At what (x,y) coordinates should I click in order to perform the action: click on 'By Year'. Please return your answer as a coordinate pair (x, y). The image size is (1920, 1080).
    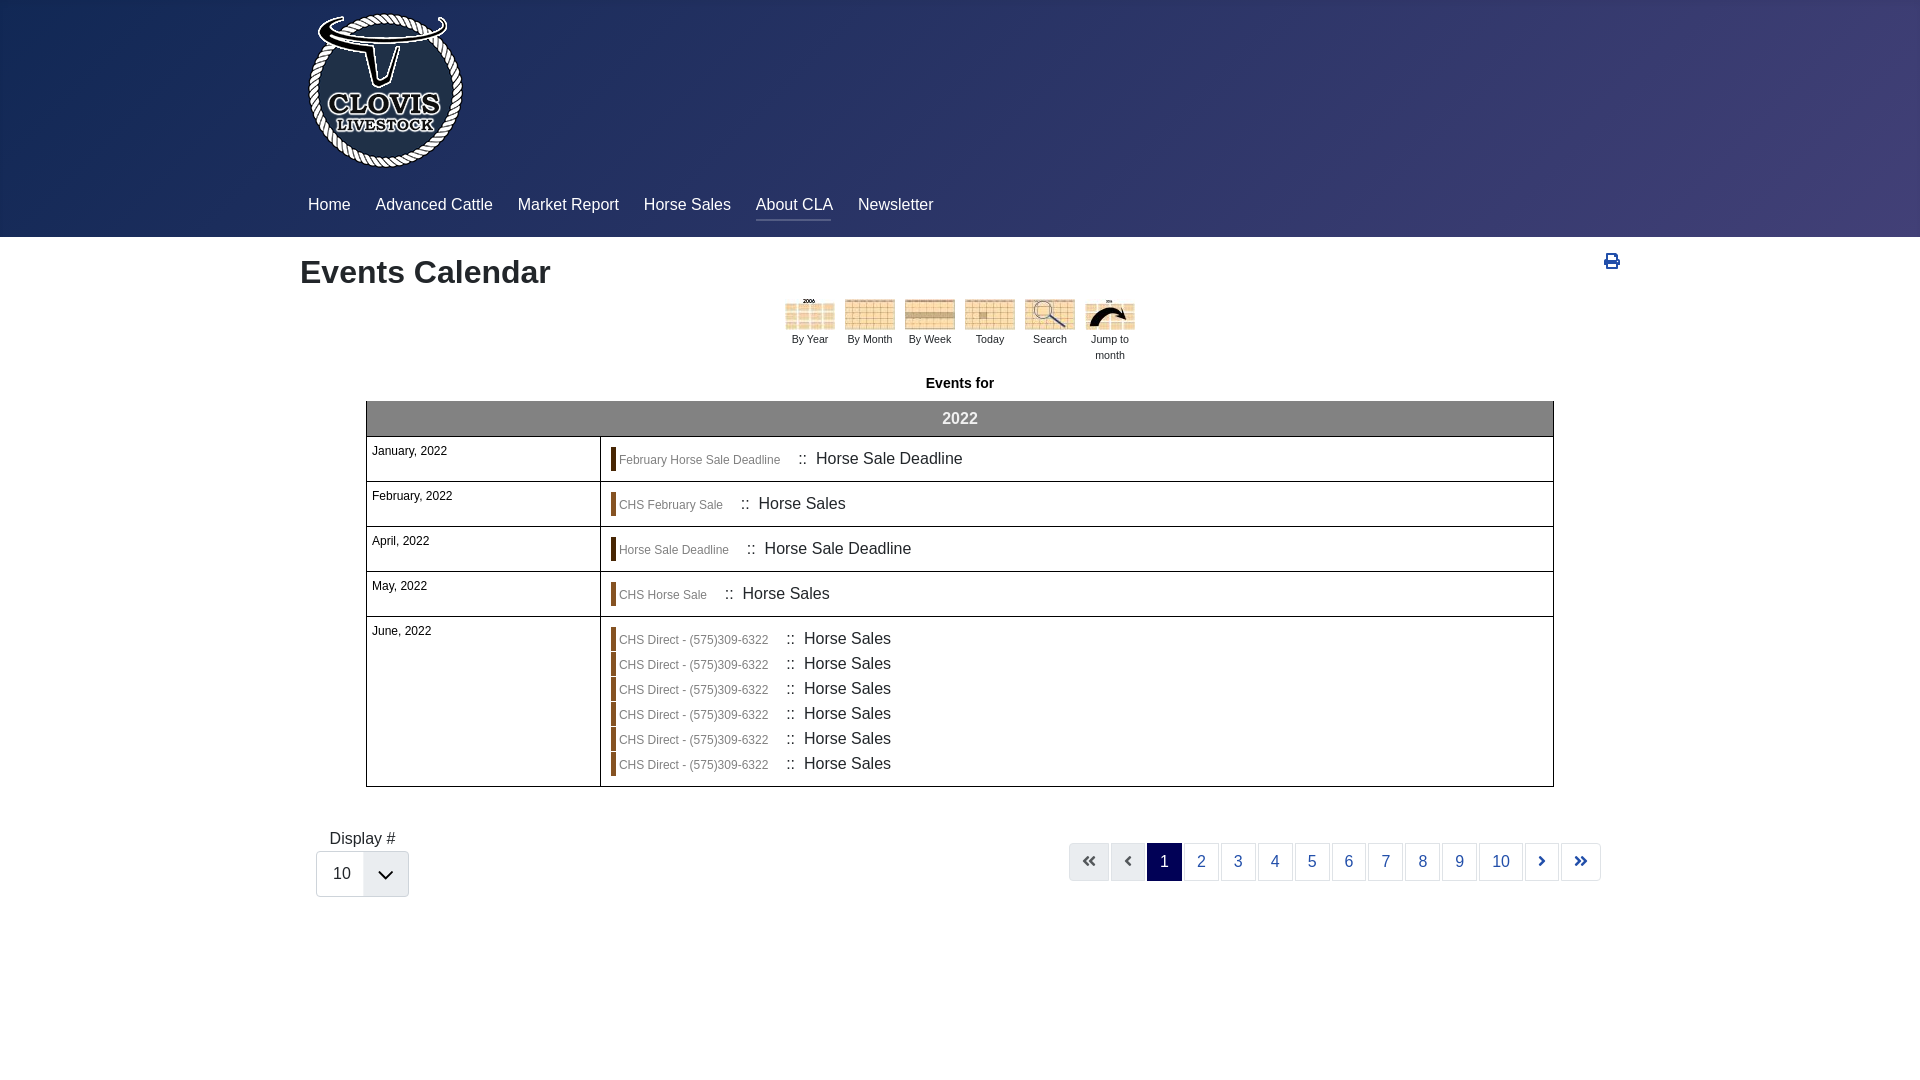
    Looking at the image, I should click on (810, 313).